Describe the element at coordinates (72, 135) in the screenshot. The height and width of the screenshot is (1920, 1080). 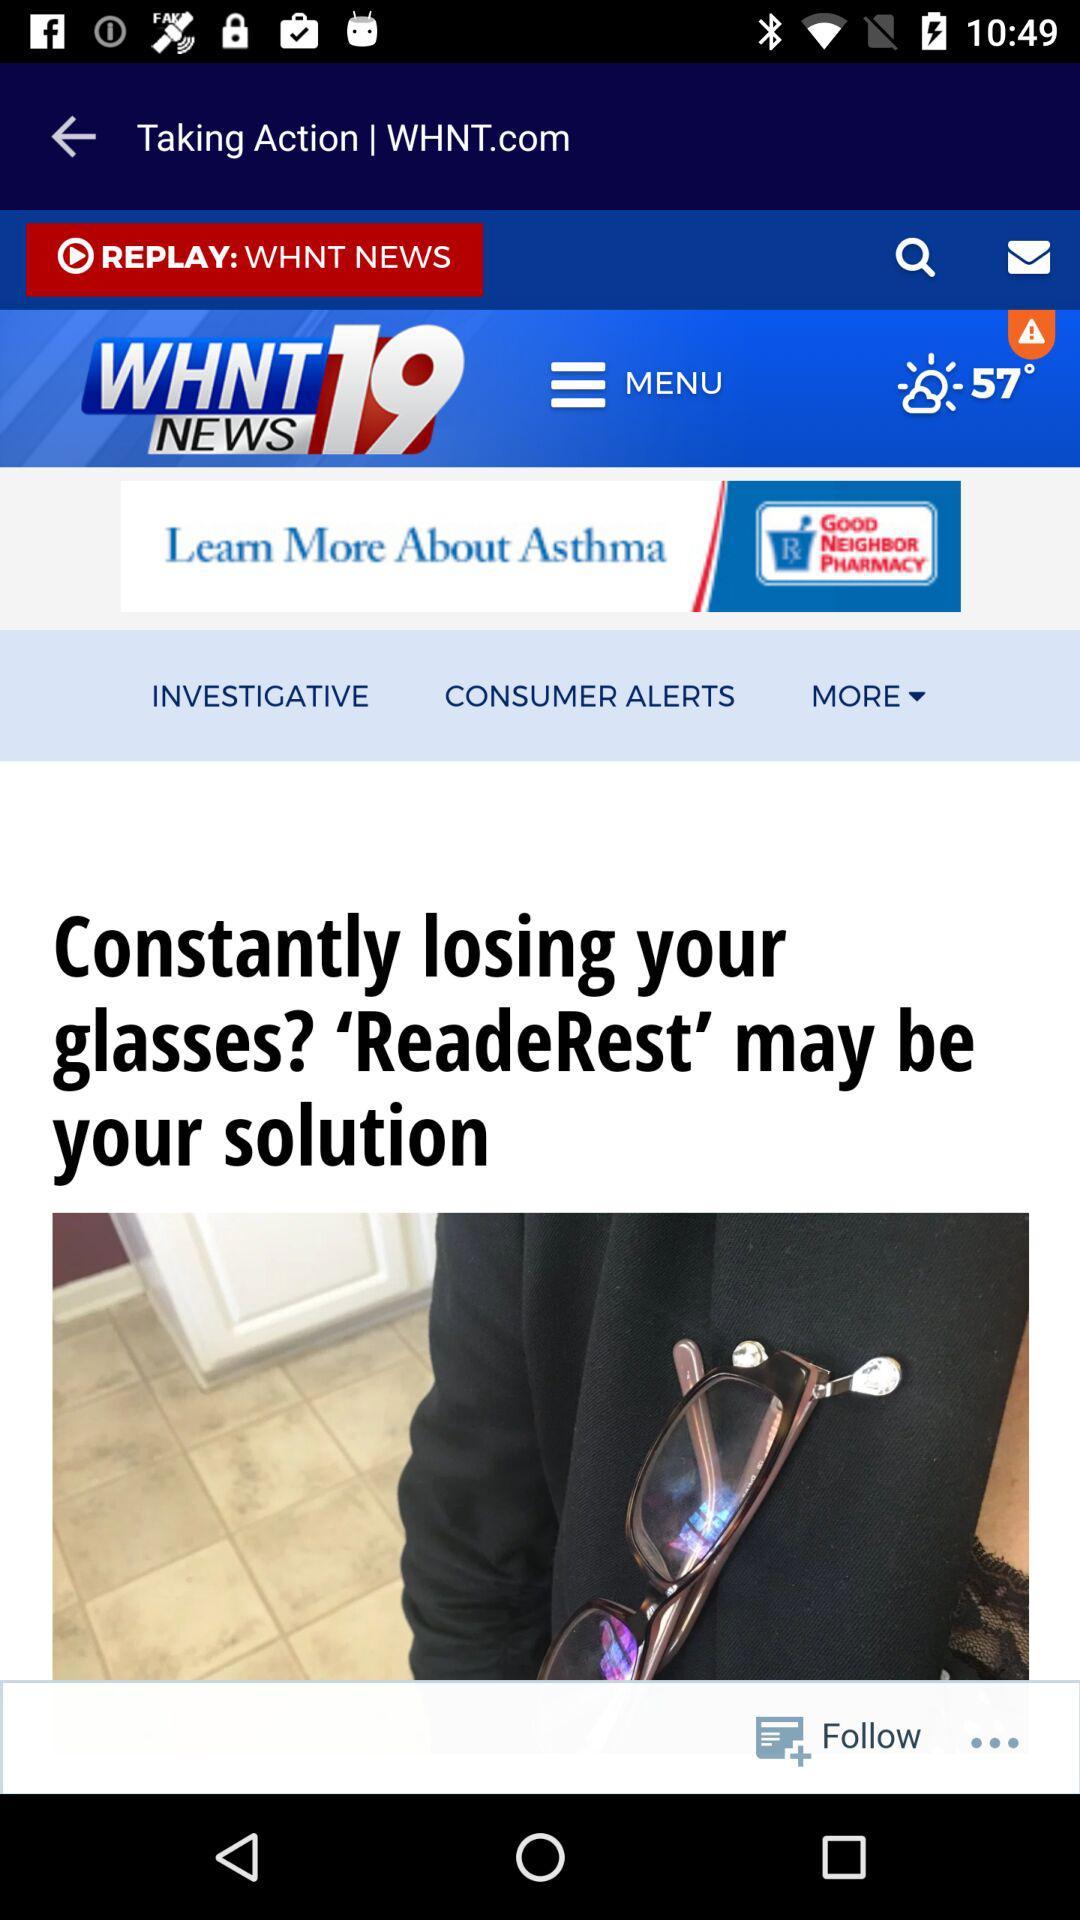
I see `the arrow_backward icon` at that location.